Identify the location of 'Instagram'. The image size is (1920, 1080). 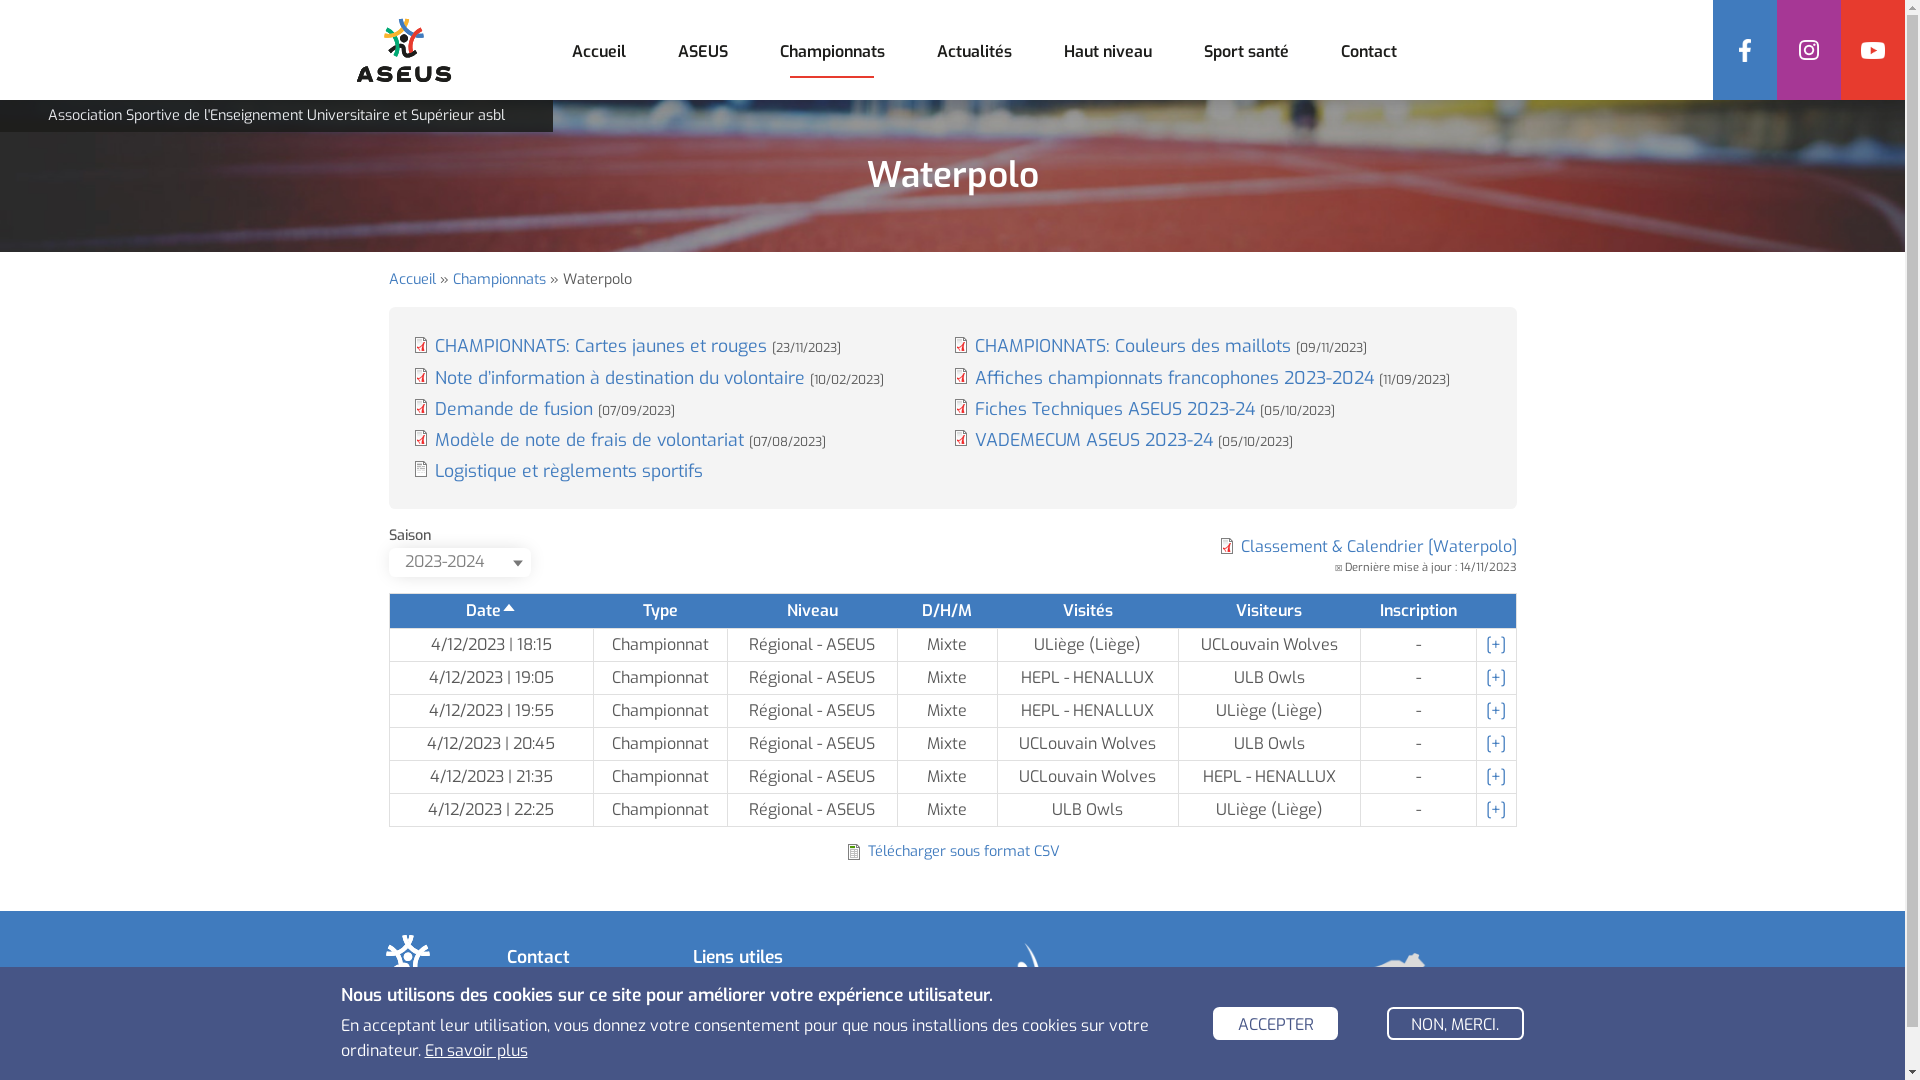
(1809, 49).